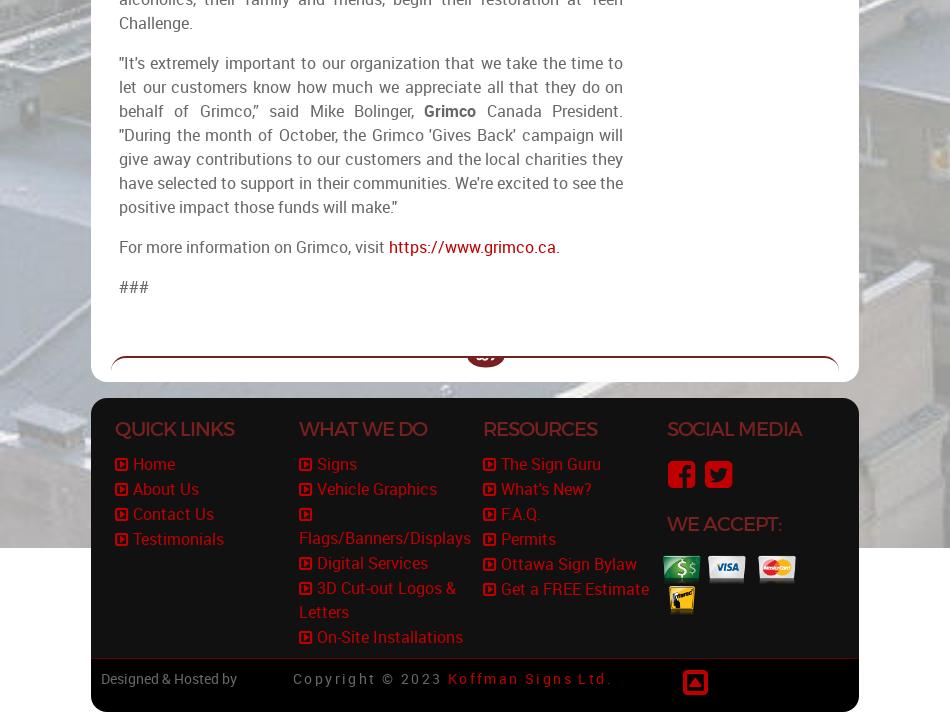 The image size is (950, 726). Describe the element at coordinates (119, 159) in the screenshot. I see `'Canada President. "During the month of October, the Grimco 'Gives Back' campaign will give away contributions to our customers and the local charities they have selected to support in their communities. We're excited to see the positive impact those funds will make."'` at that location.